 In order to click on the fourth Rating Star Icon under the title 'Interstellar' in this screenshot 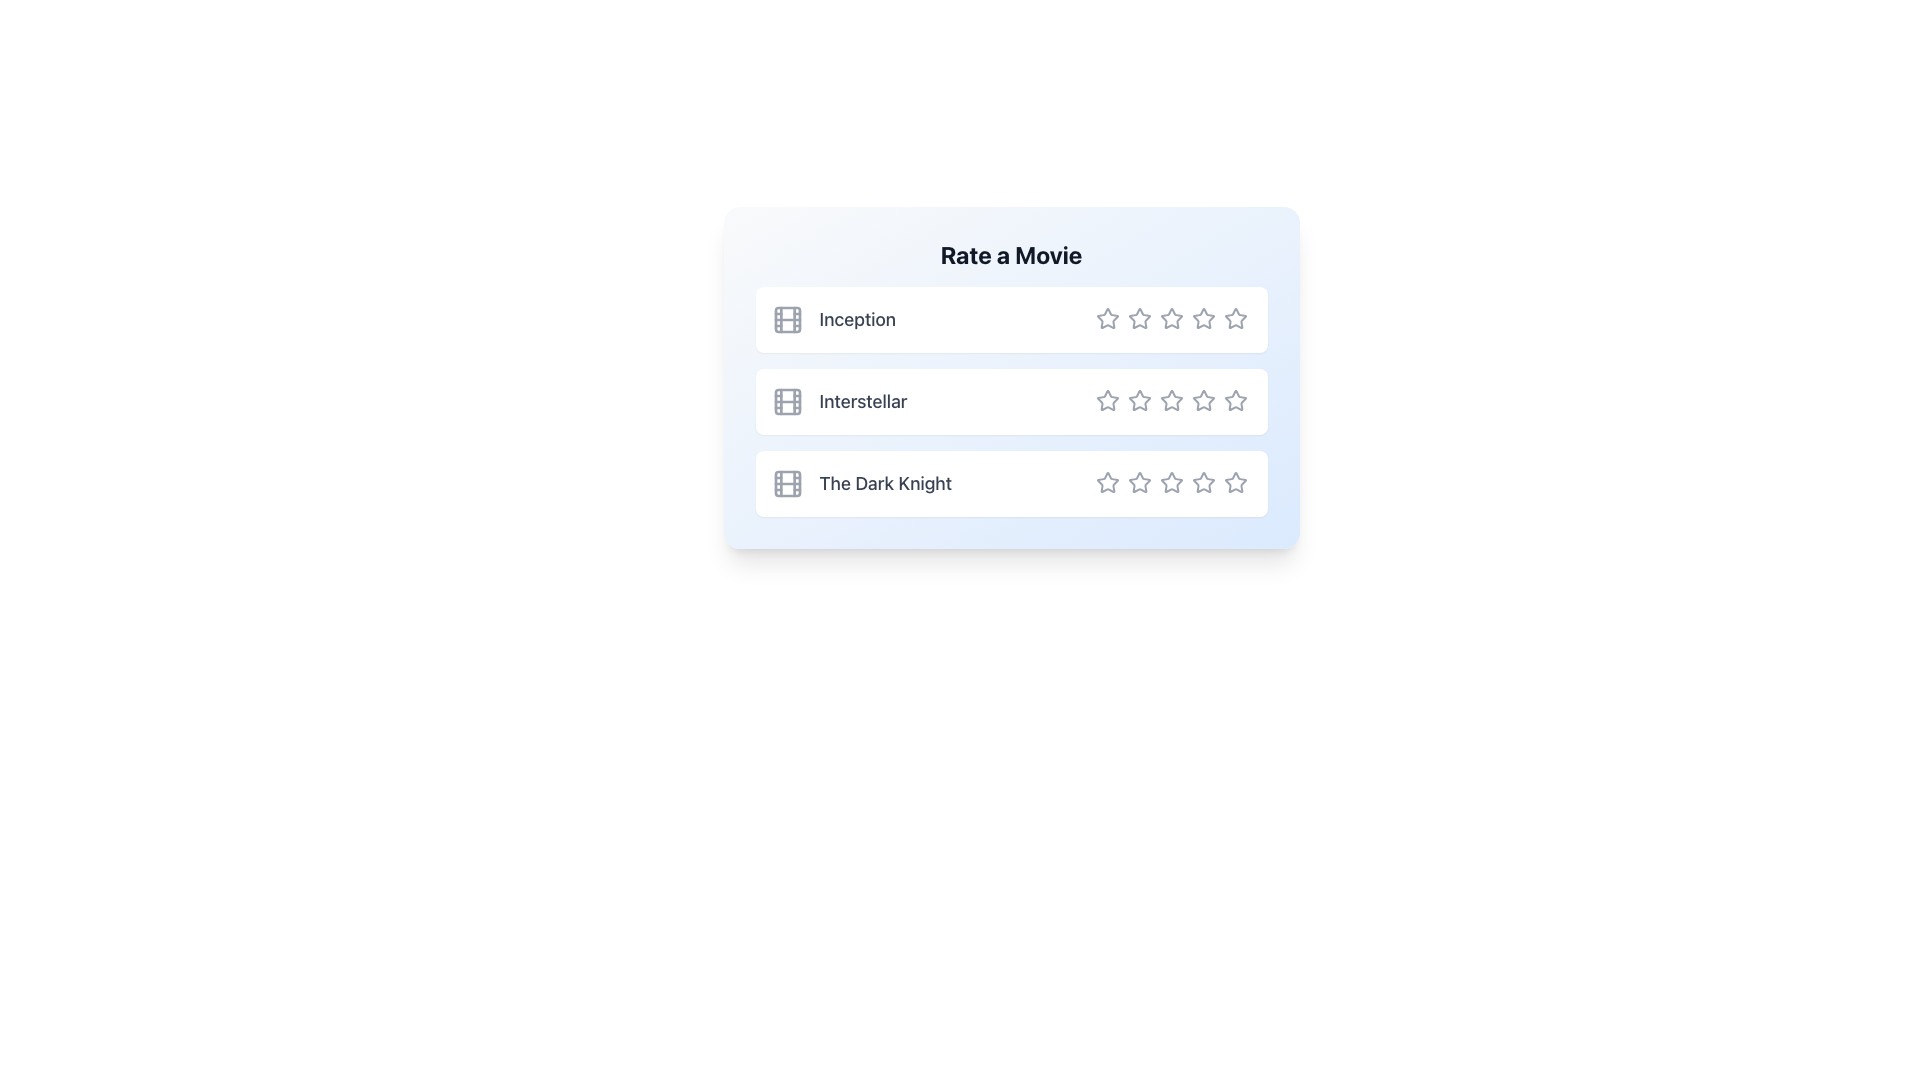, I will do `click(1202, 400)`.